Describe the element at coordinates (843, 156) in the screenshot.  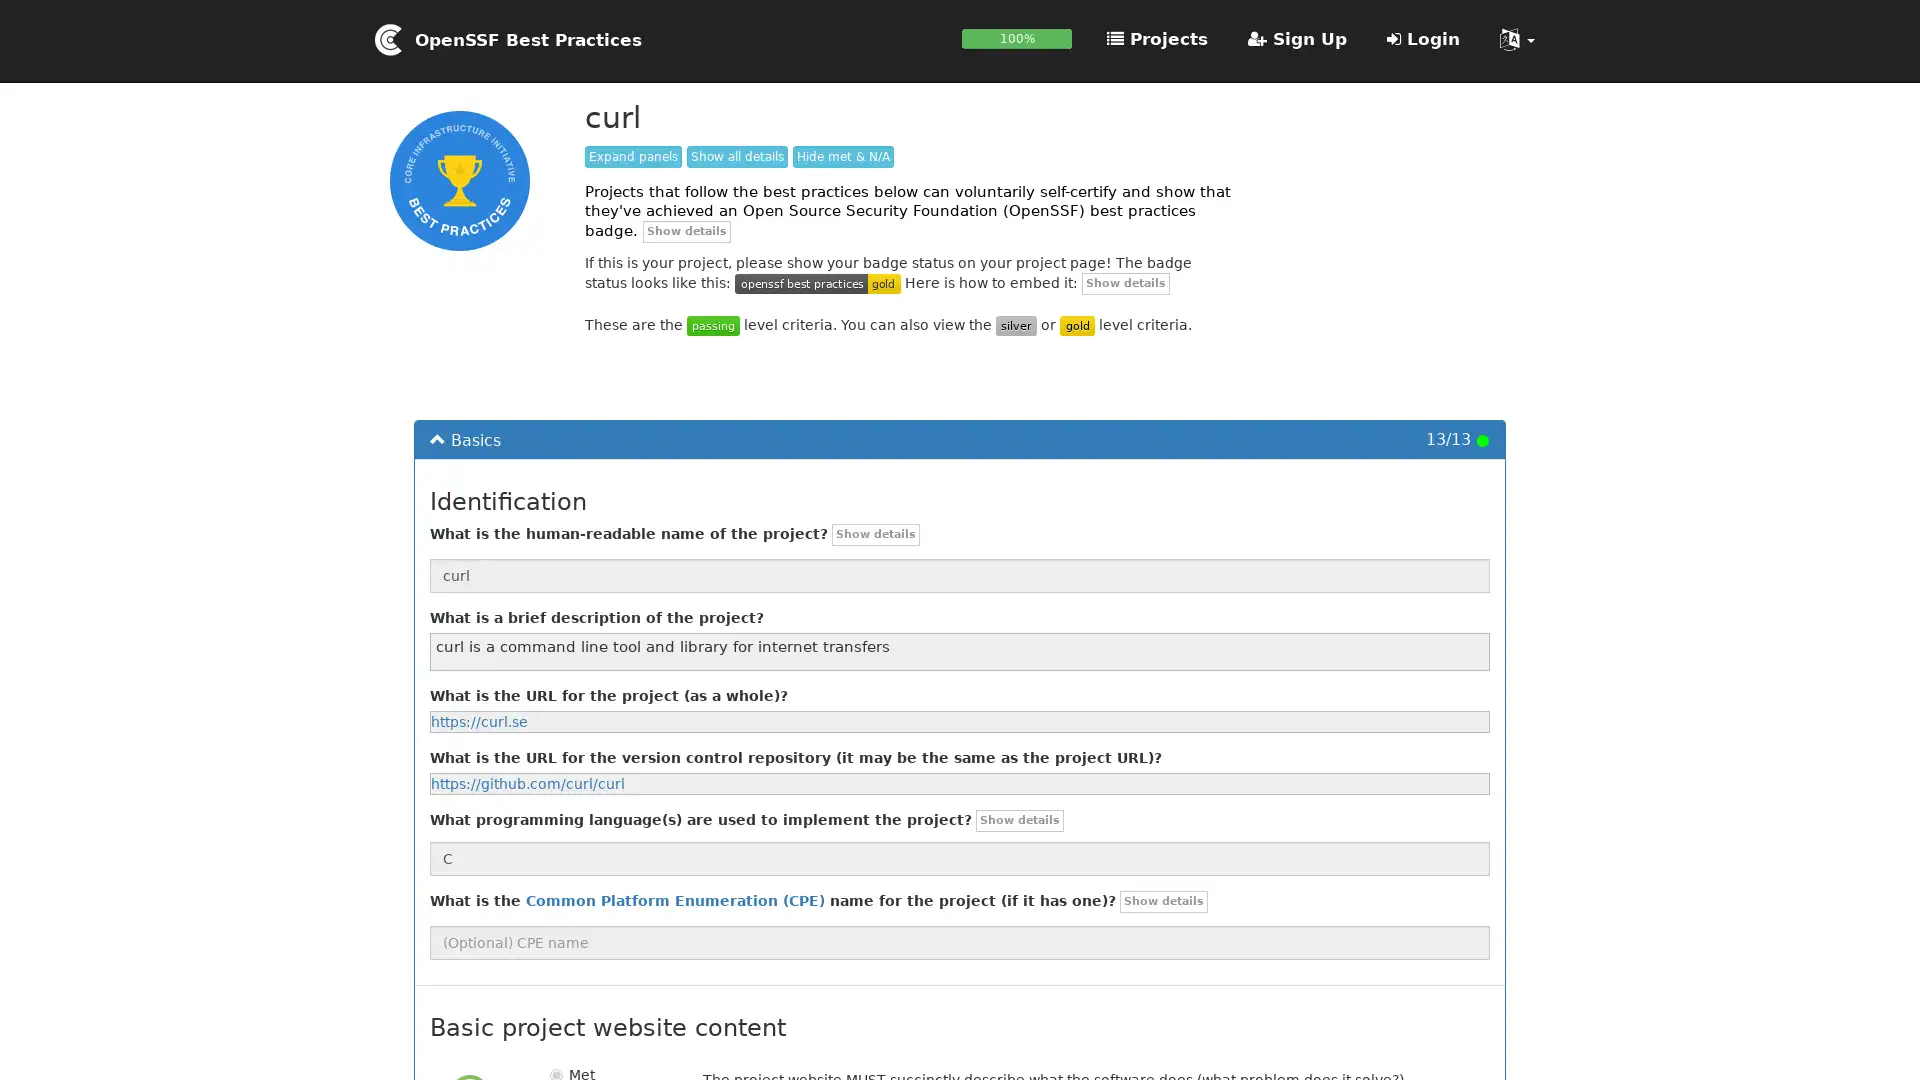
I see `Hide met & N/A` at that location.